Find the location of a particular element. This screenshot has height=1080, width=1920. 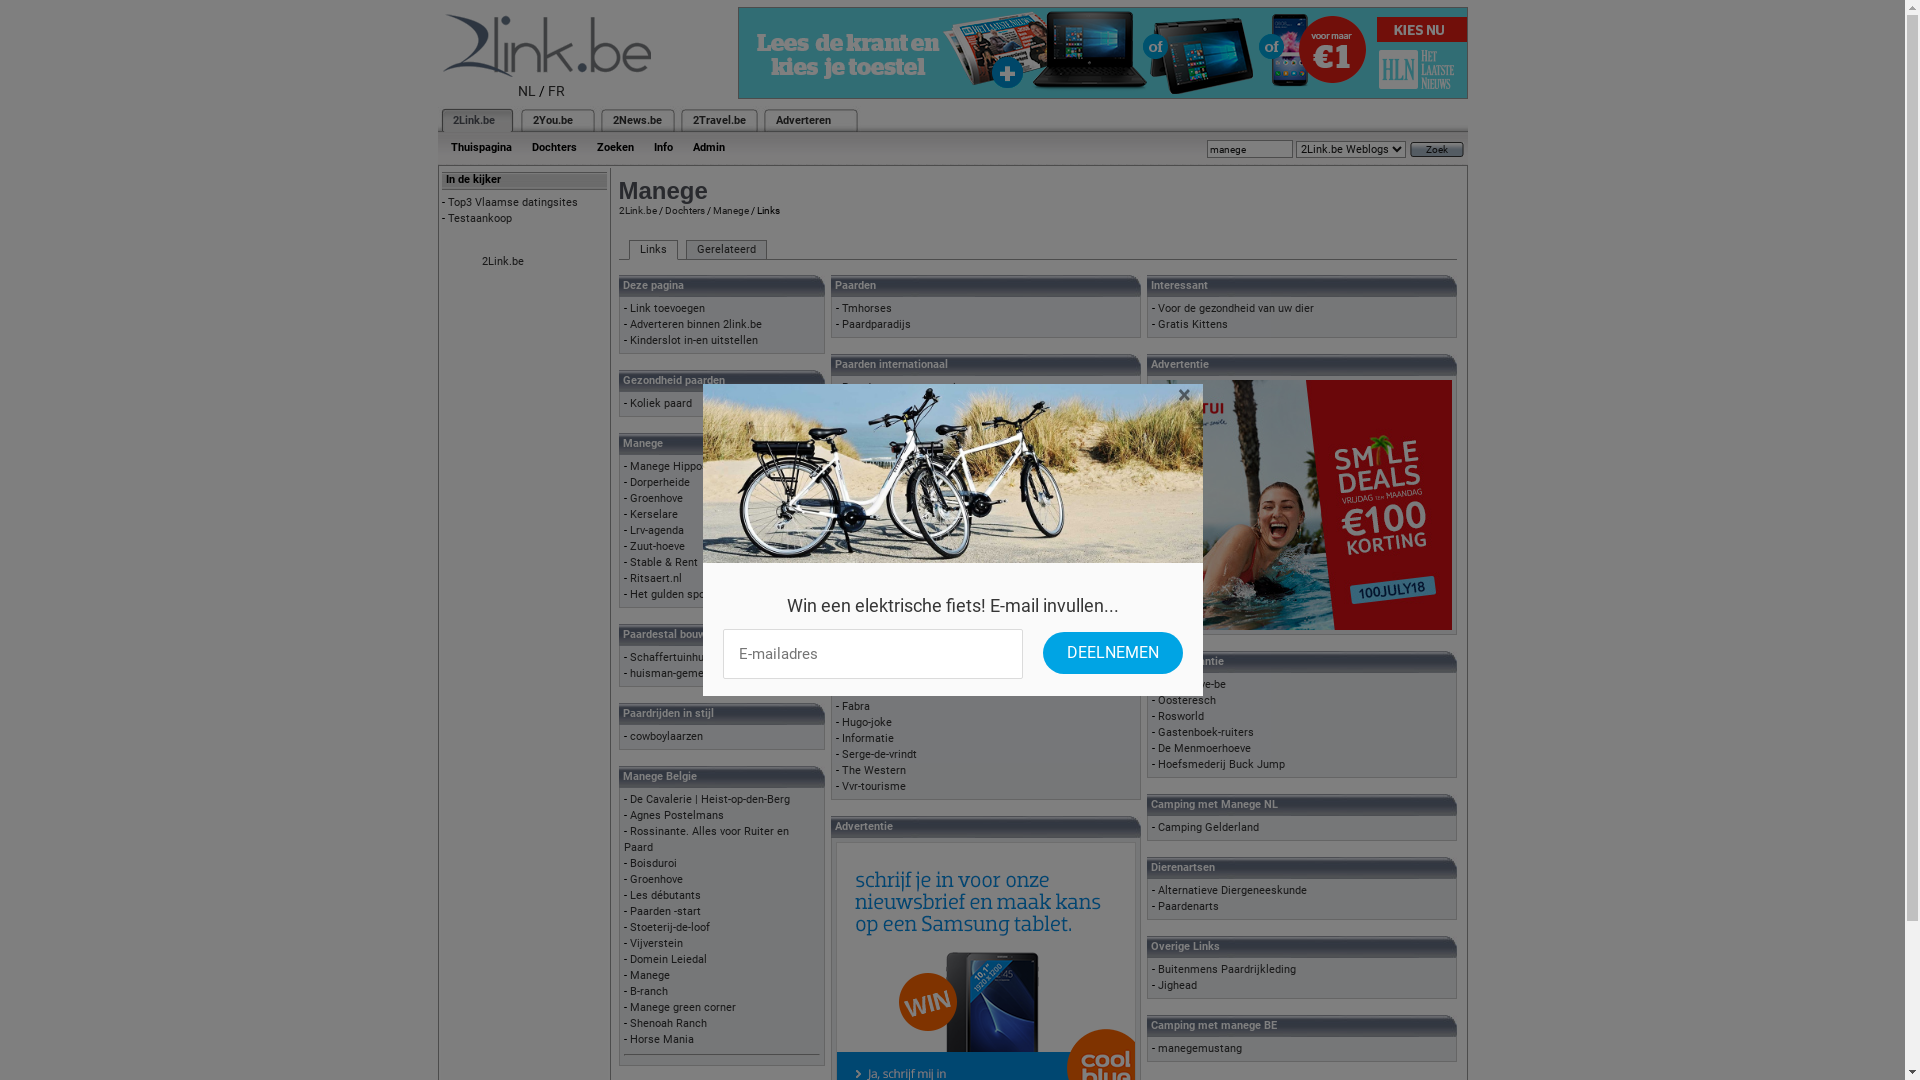

'Lrv-agenda' is located at coordinates (657, 529).